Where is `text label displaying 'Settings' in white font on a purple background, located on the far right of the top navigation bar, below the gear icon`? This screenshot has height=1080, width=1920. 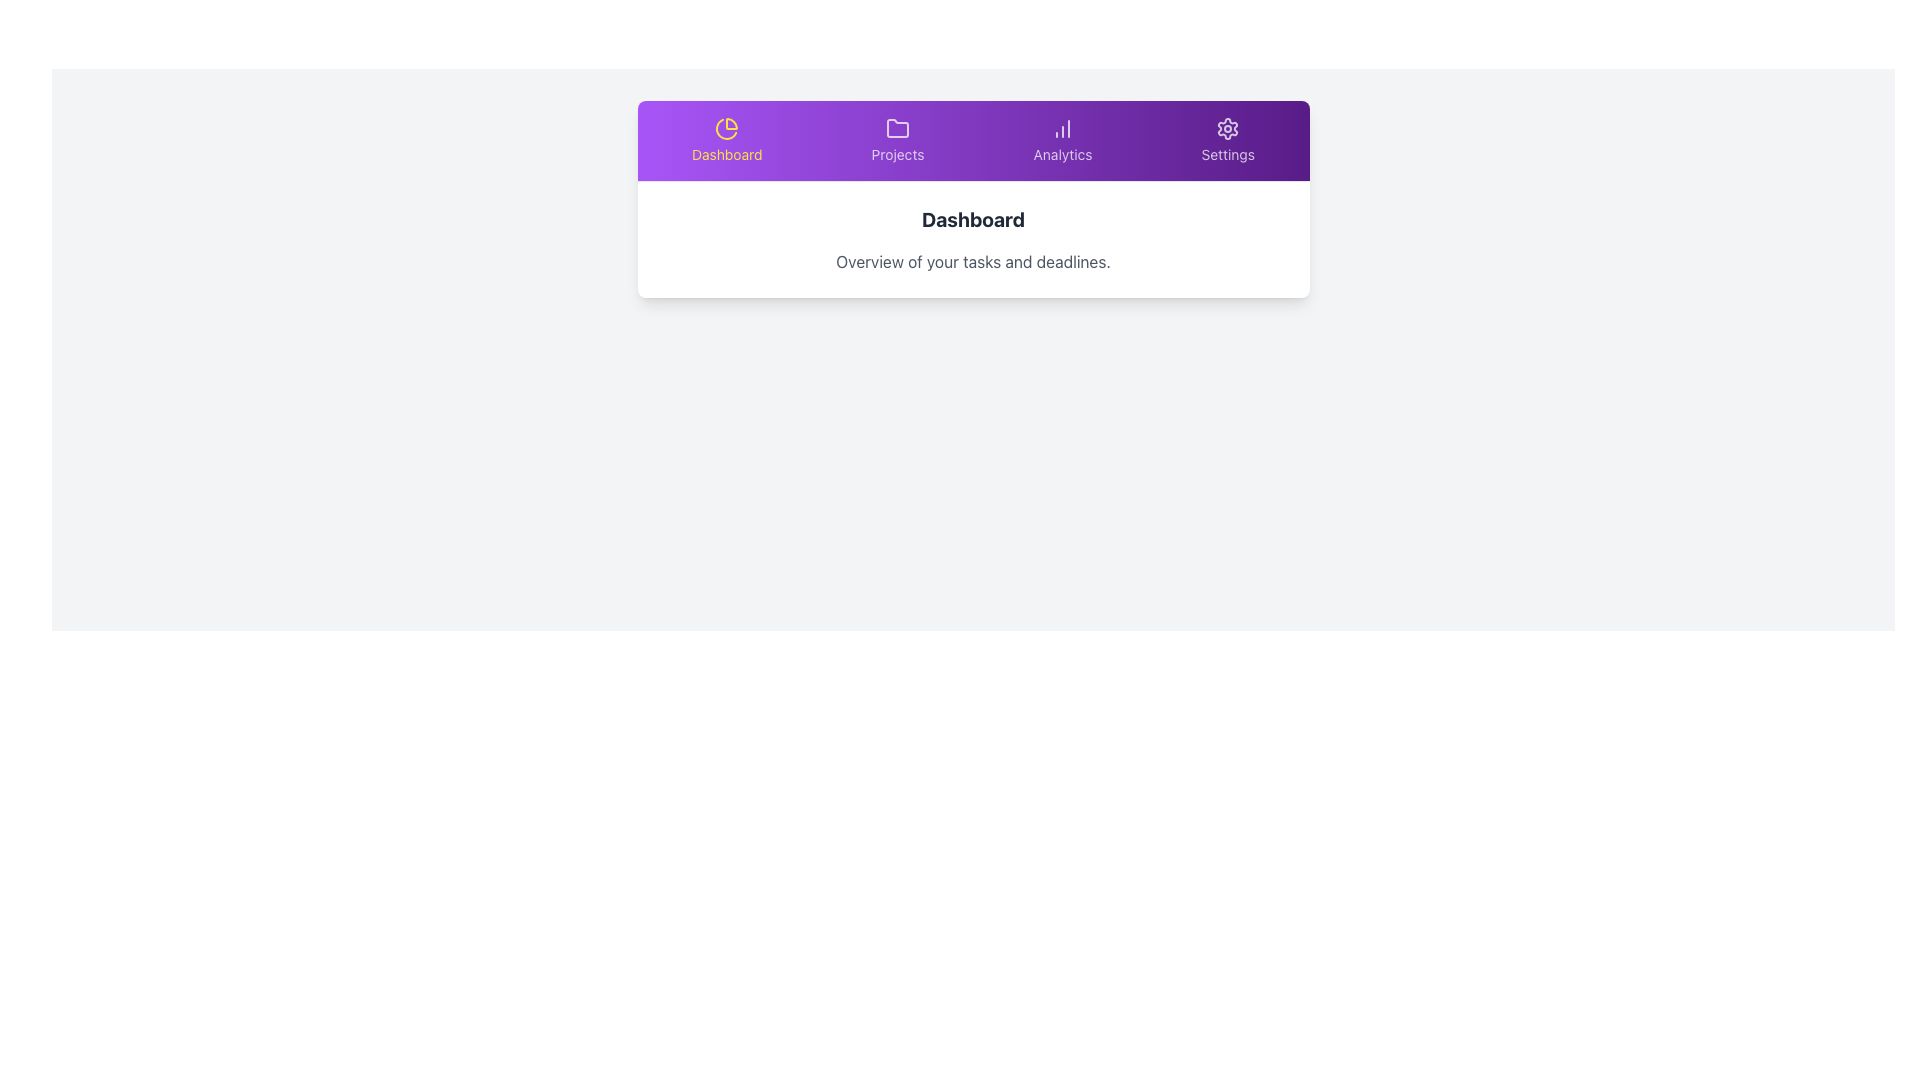 text label displaying 'Settings' in white font on a purple background, located on the far right of the top navigation bar, below the gear icon is located at coordinates (1227, 153).